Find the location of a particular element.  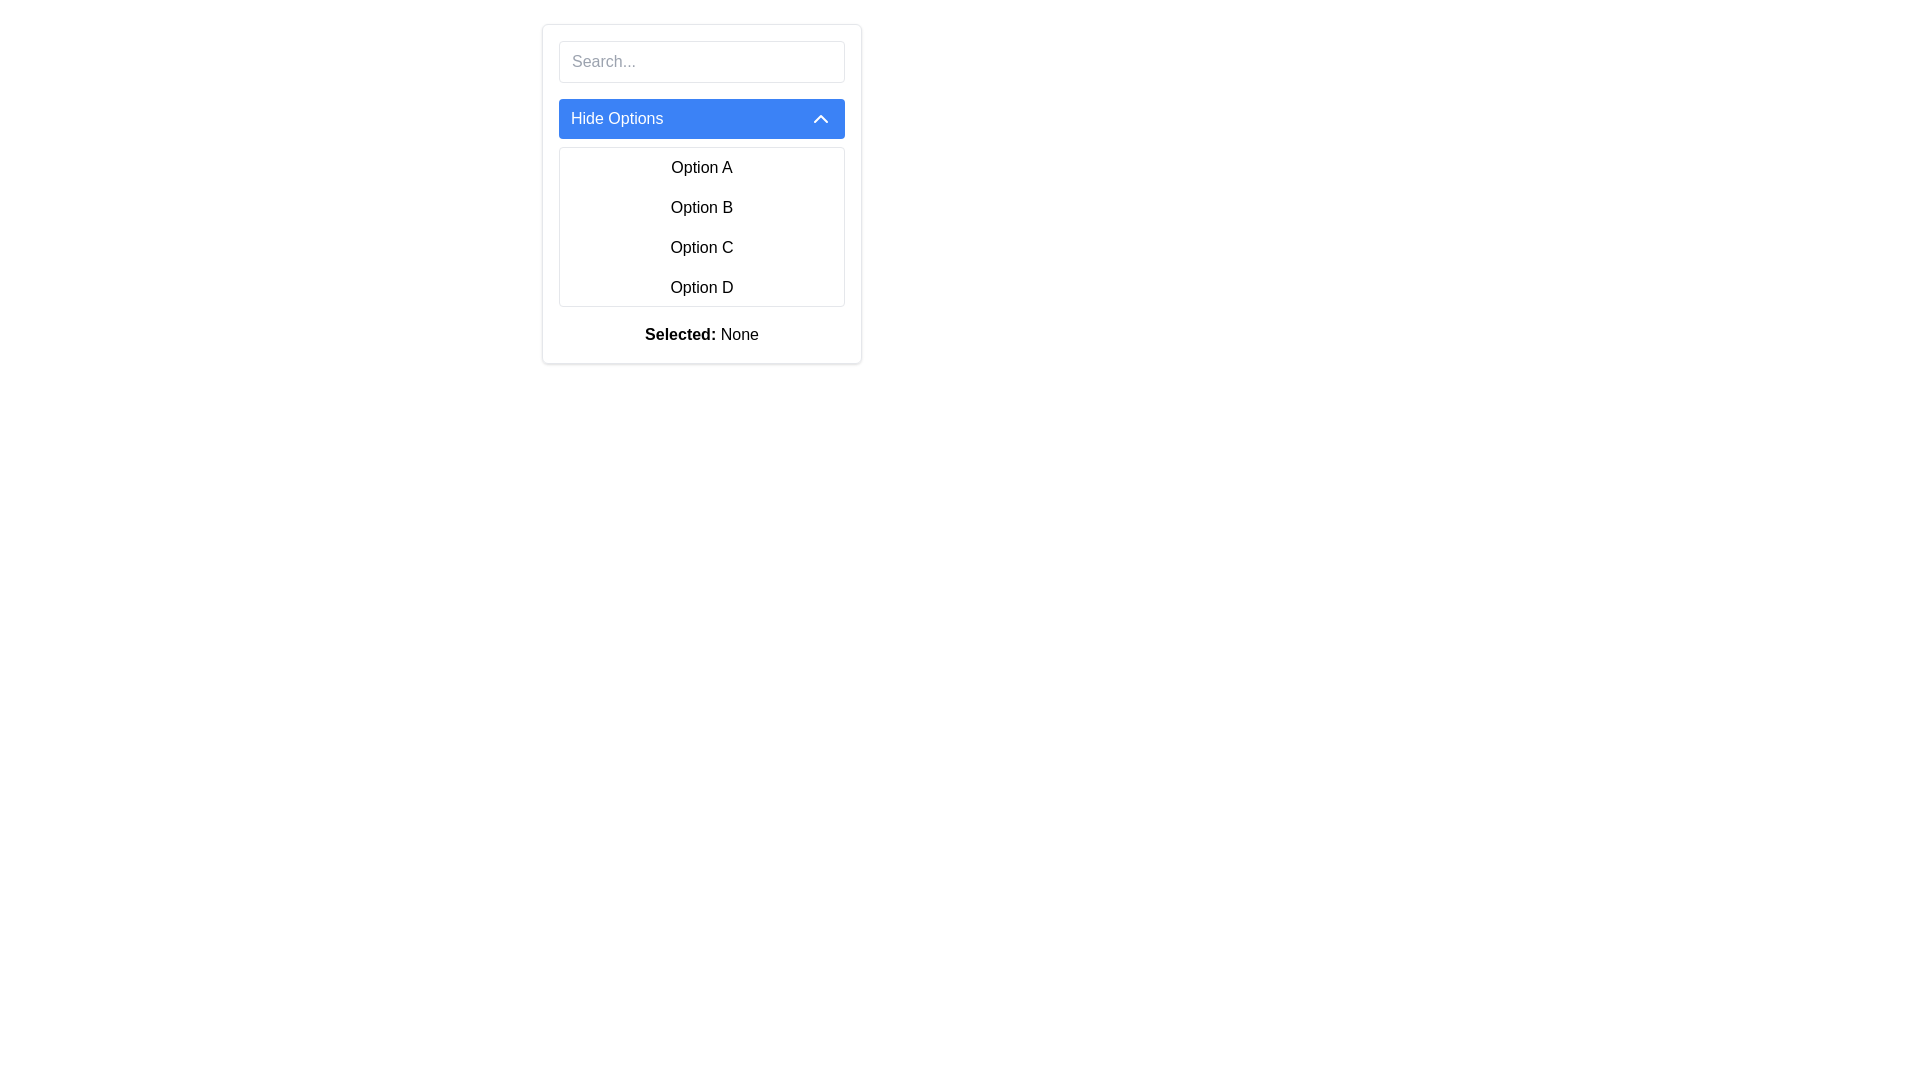

the Text label indicating the current selection status within the dropdown list, which precedes the text 'None' is located at coordinates (680, 333).